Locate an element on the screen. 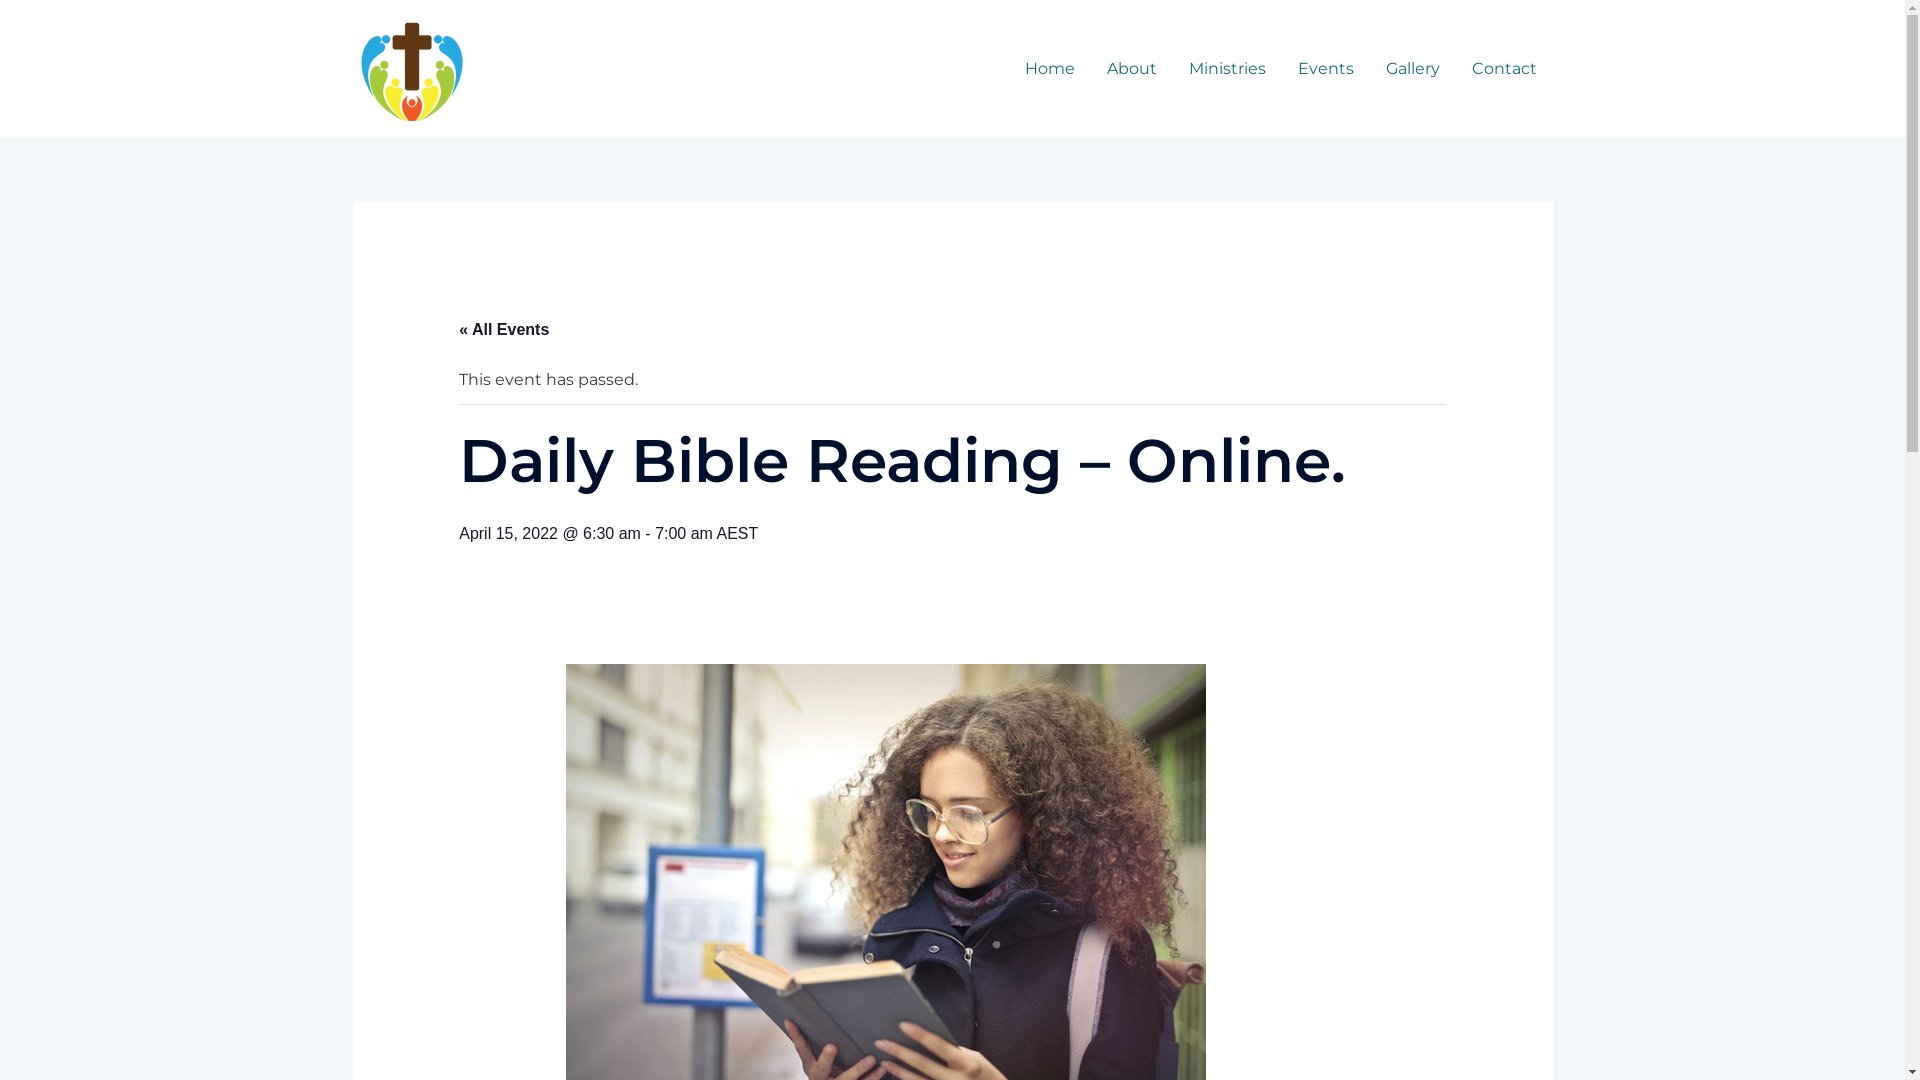 This screenshot has height=1080, width=1920. 'About' is located at coordinates (1131, 68).